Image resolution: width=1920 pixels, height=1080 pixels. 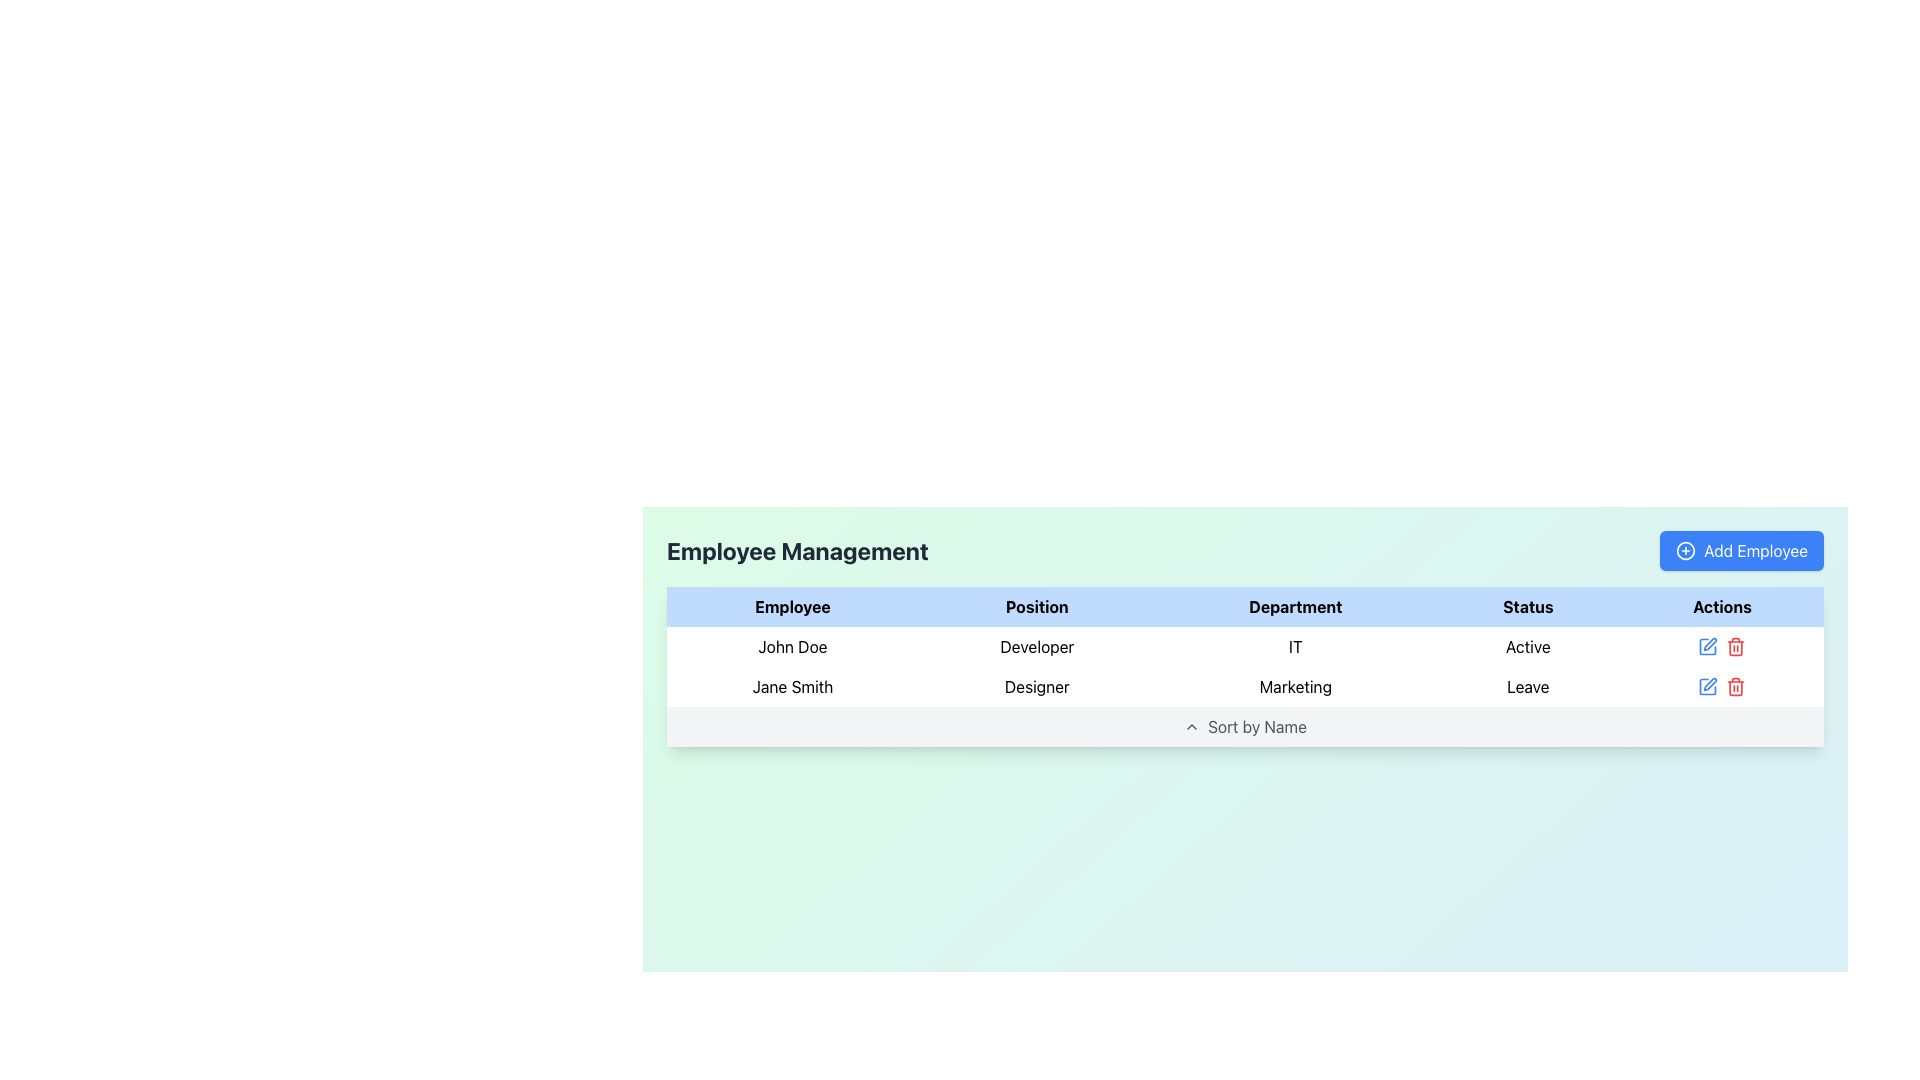 What do you see at coordinates (1295, 685) in the screenshot?
I see `the text label displaying 'Marketing' in the 'Department' column of the table associated with 'Jane Smith'` at bounding box center [1295, 685].